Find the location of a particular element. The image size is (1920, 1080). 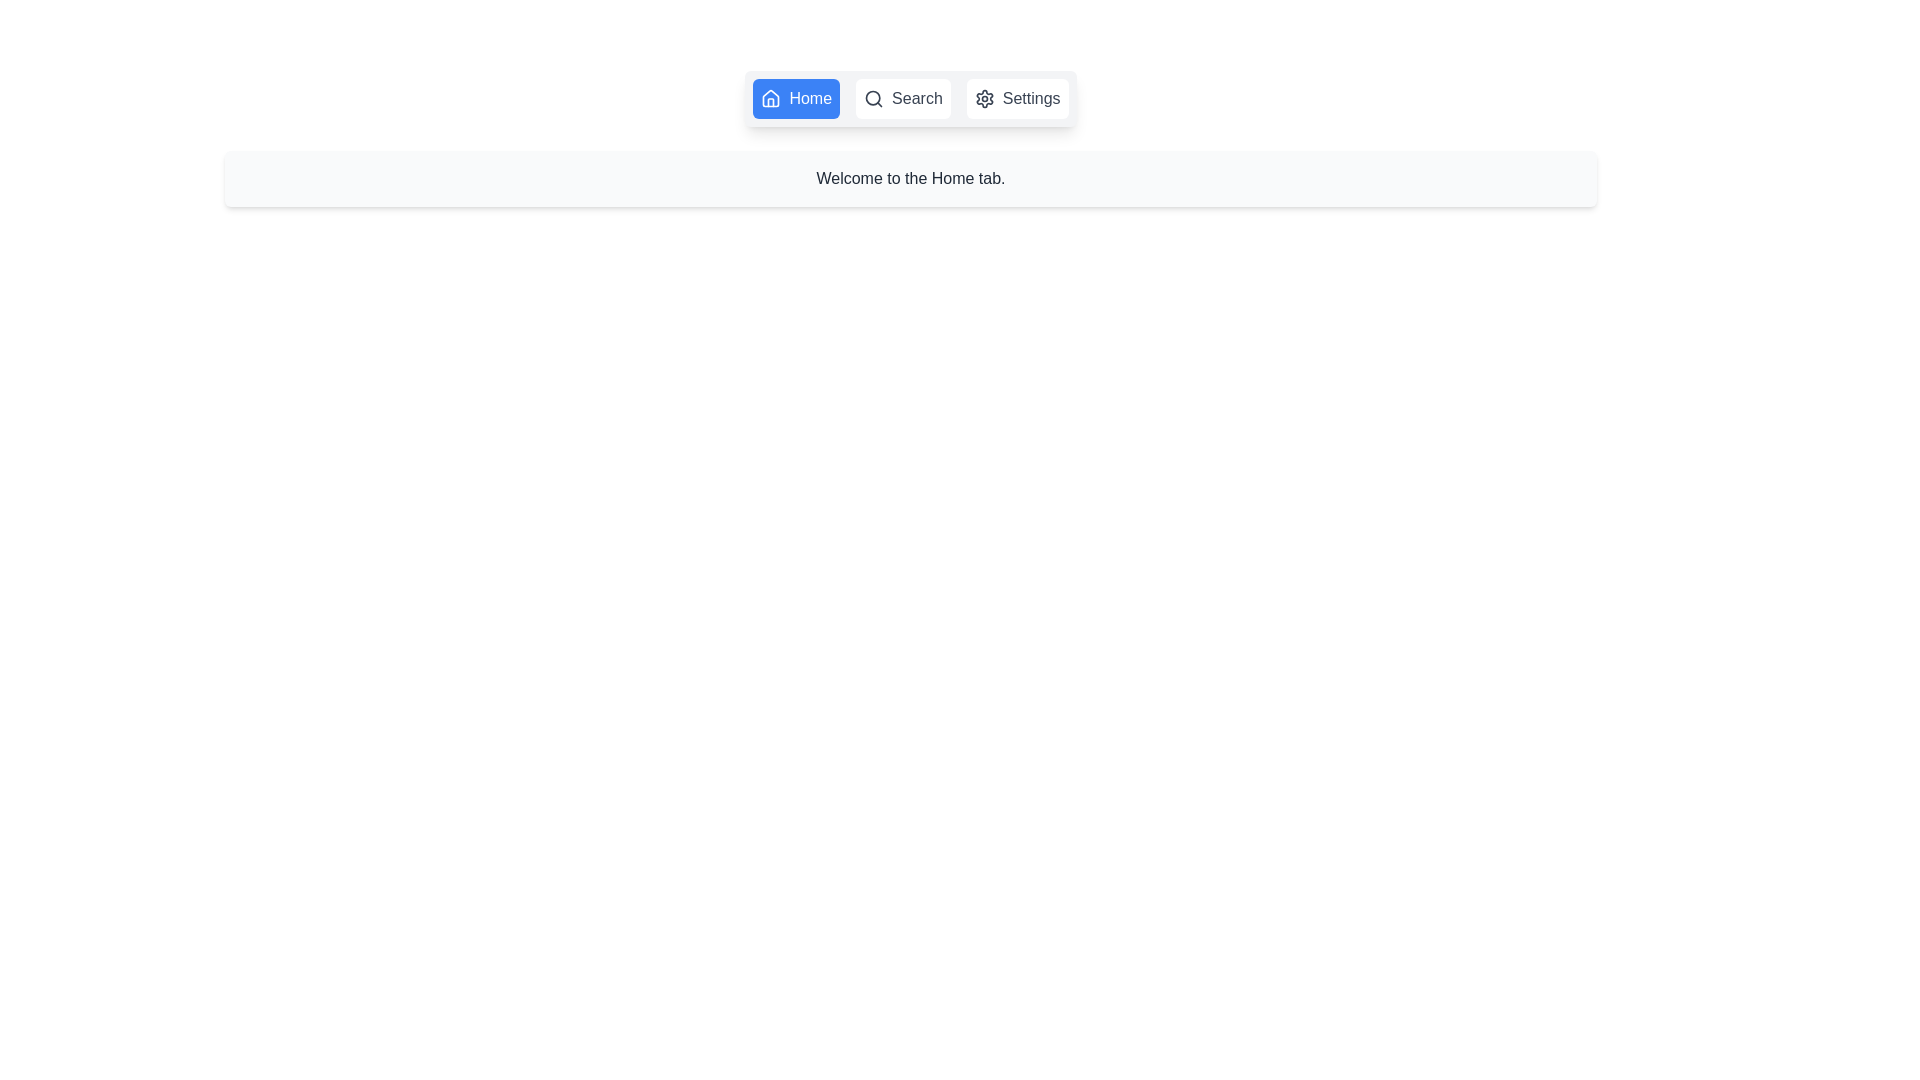

the cog or gear icon representing the 'Settings' option in the navigation bar, which is the first graphical element of the 'Settings' button is located at coordinates (984, 99).